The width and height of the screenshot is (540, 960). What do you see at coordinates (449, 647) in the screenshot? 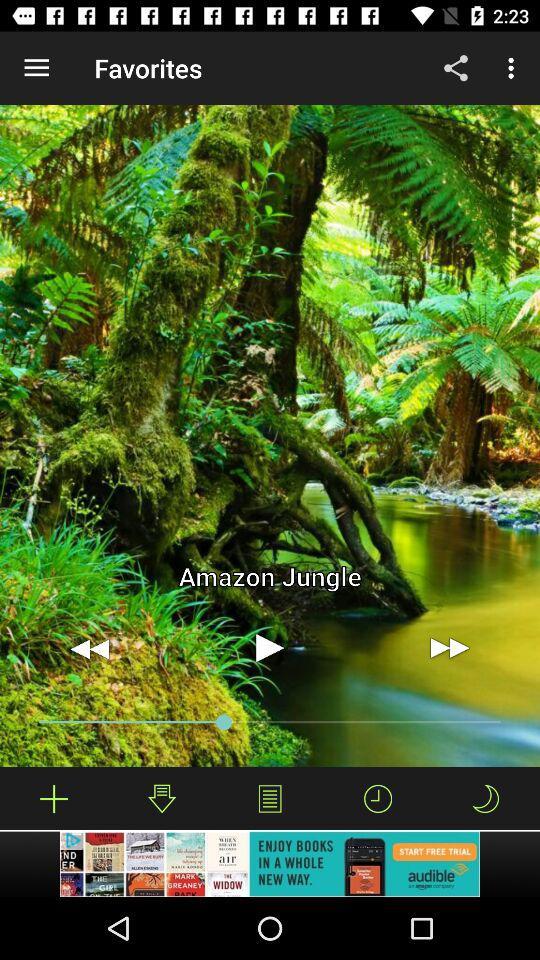
I see `the av_forward icon` at bounding box center [449, 647].